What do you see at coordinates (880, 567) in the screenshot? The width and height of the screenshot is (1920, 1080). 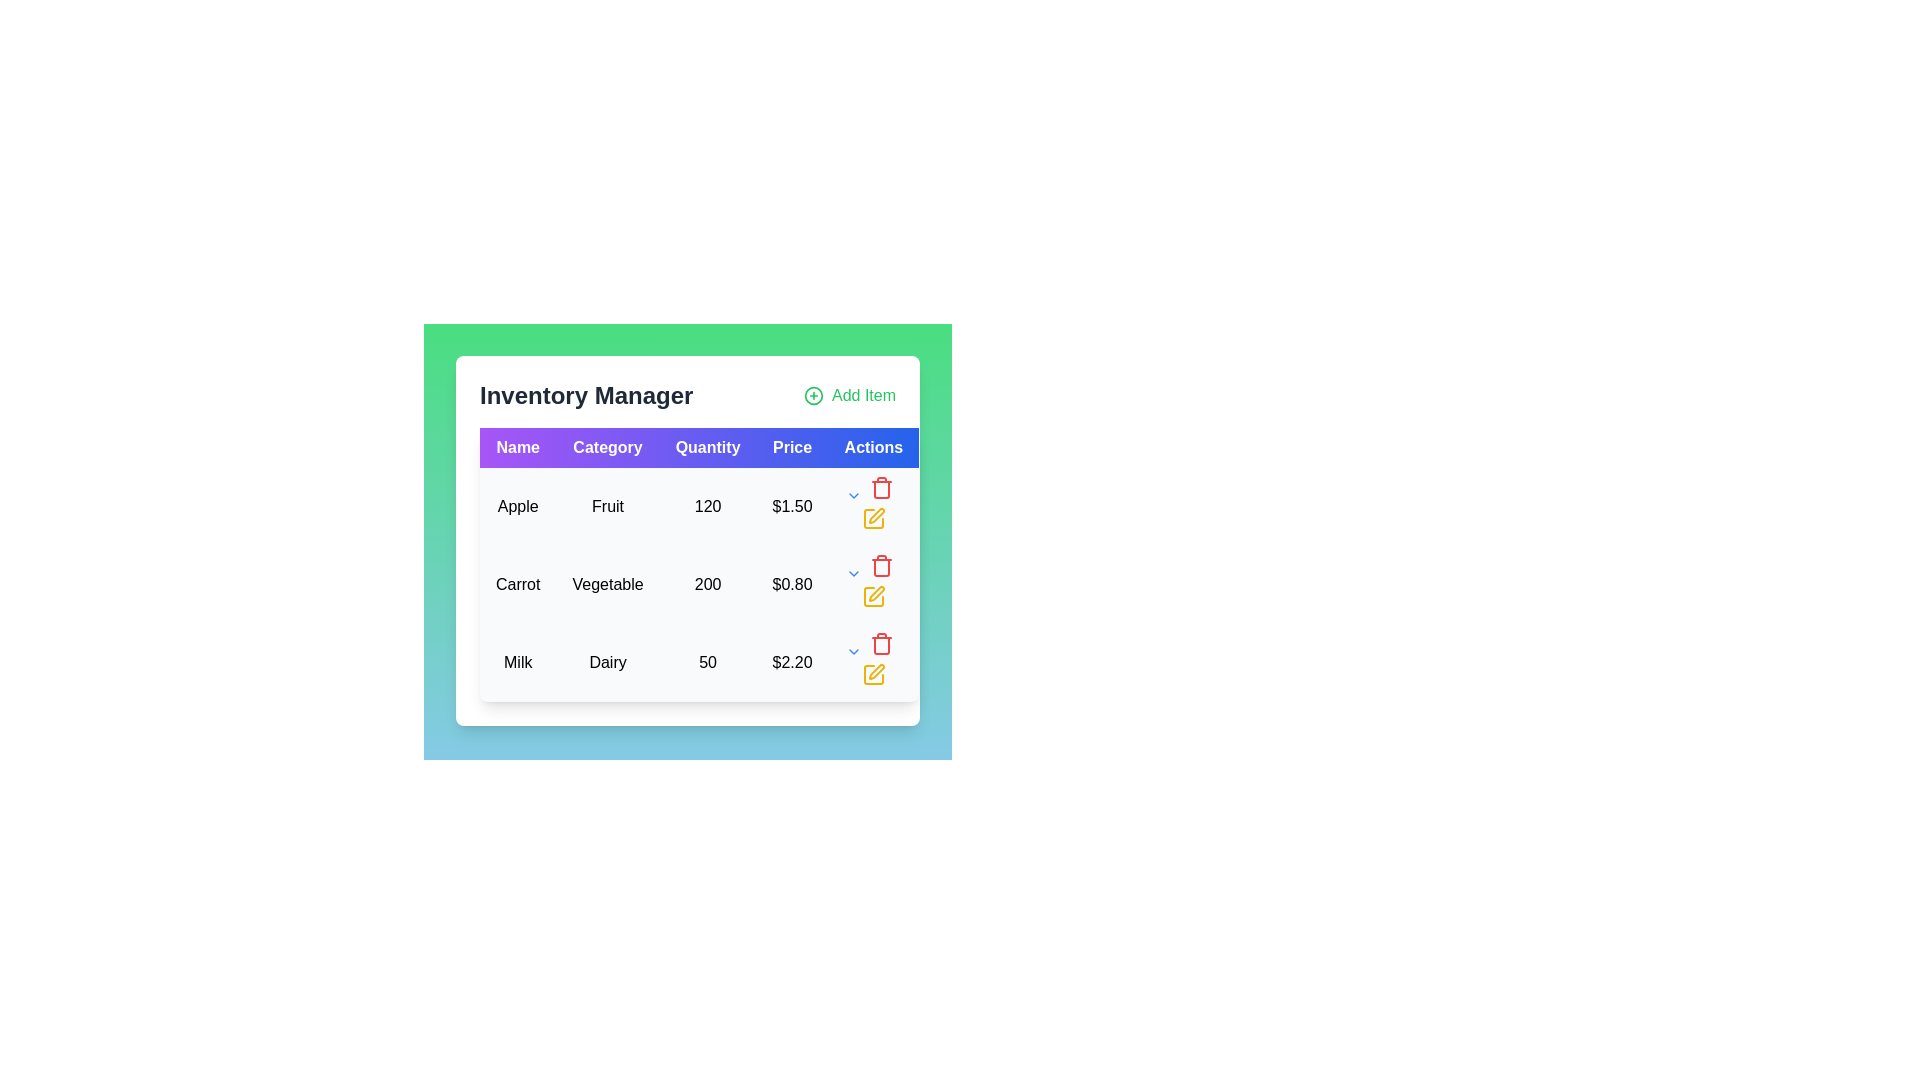 I see `the trash can icon` at bounding box center [880, 567].